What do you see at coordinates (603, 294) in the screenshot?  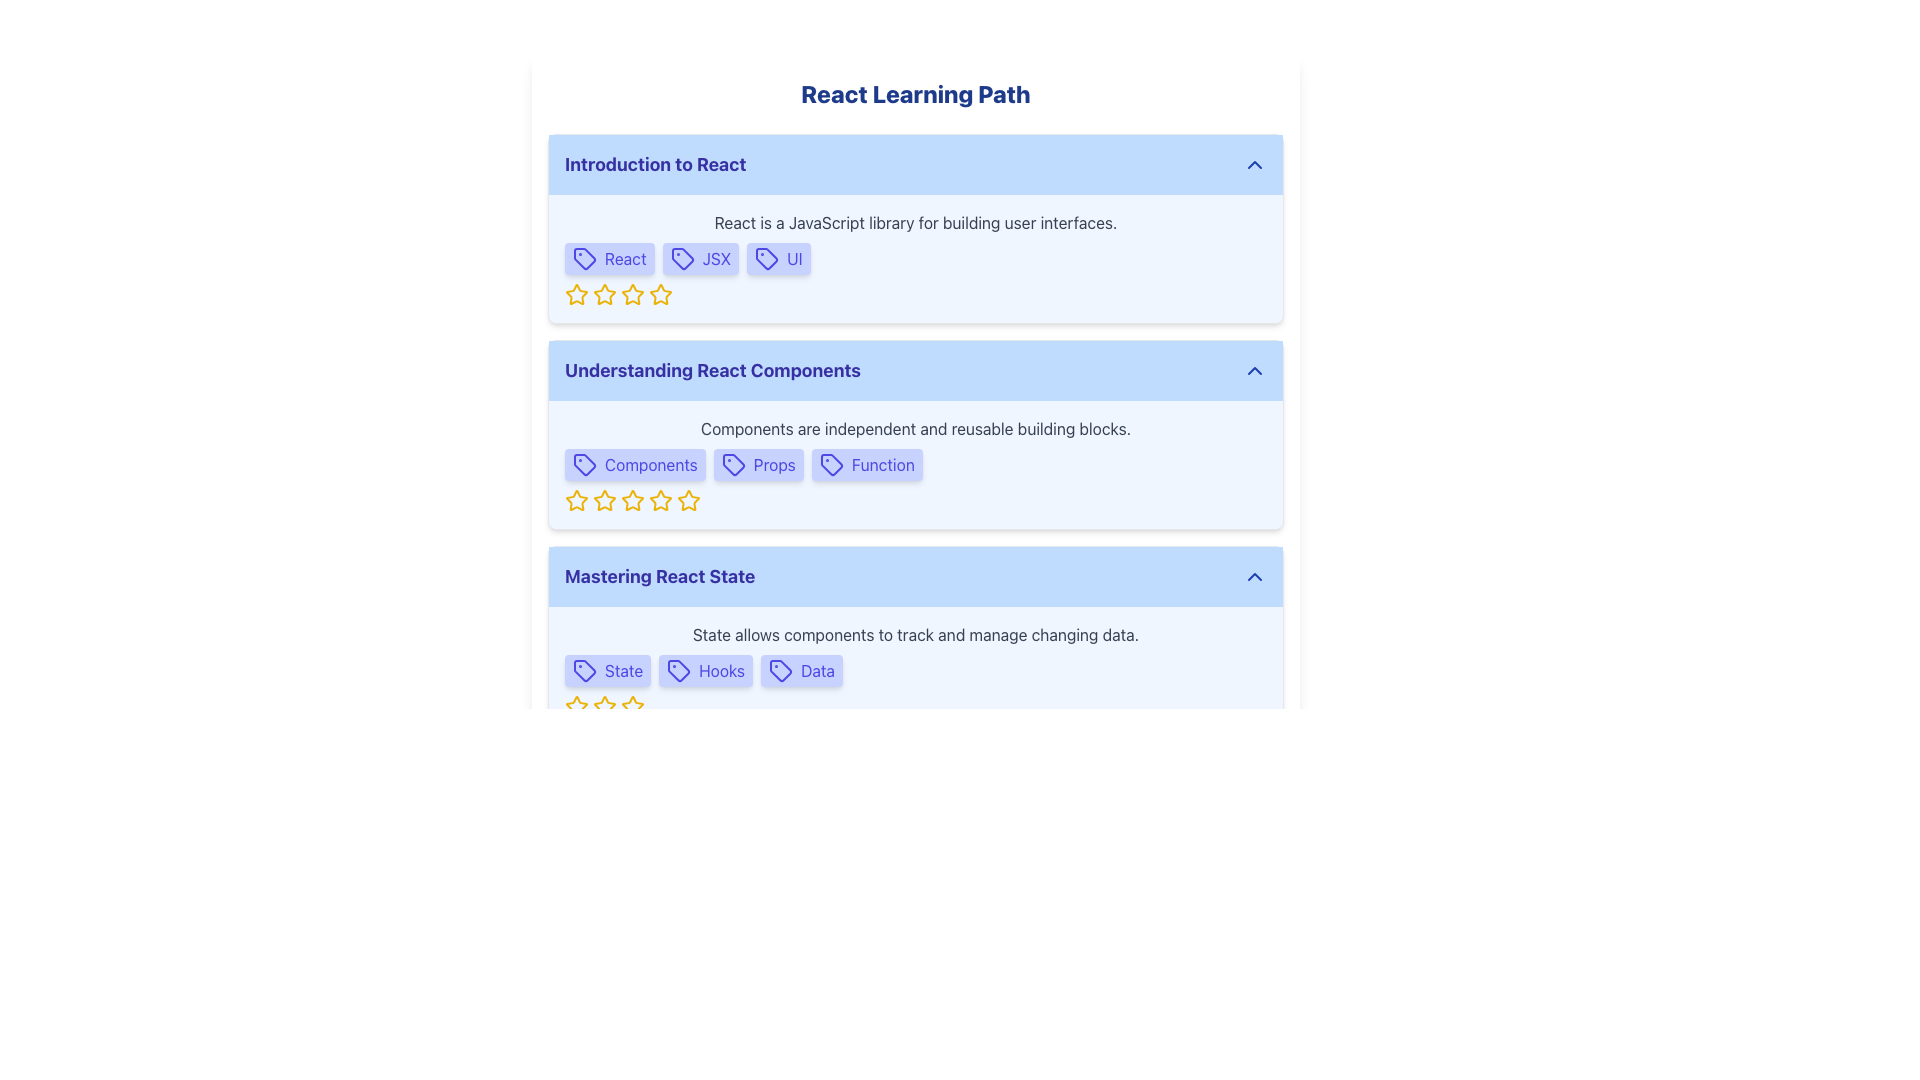 I see `the third star rating icon` at bounding box center [603, 294].